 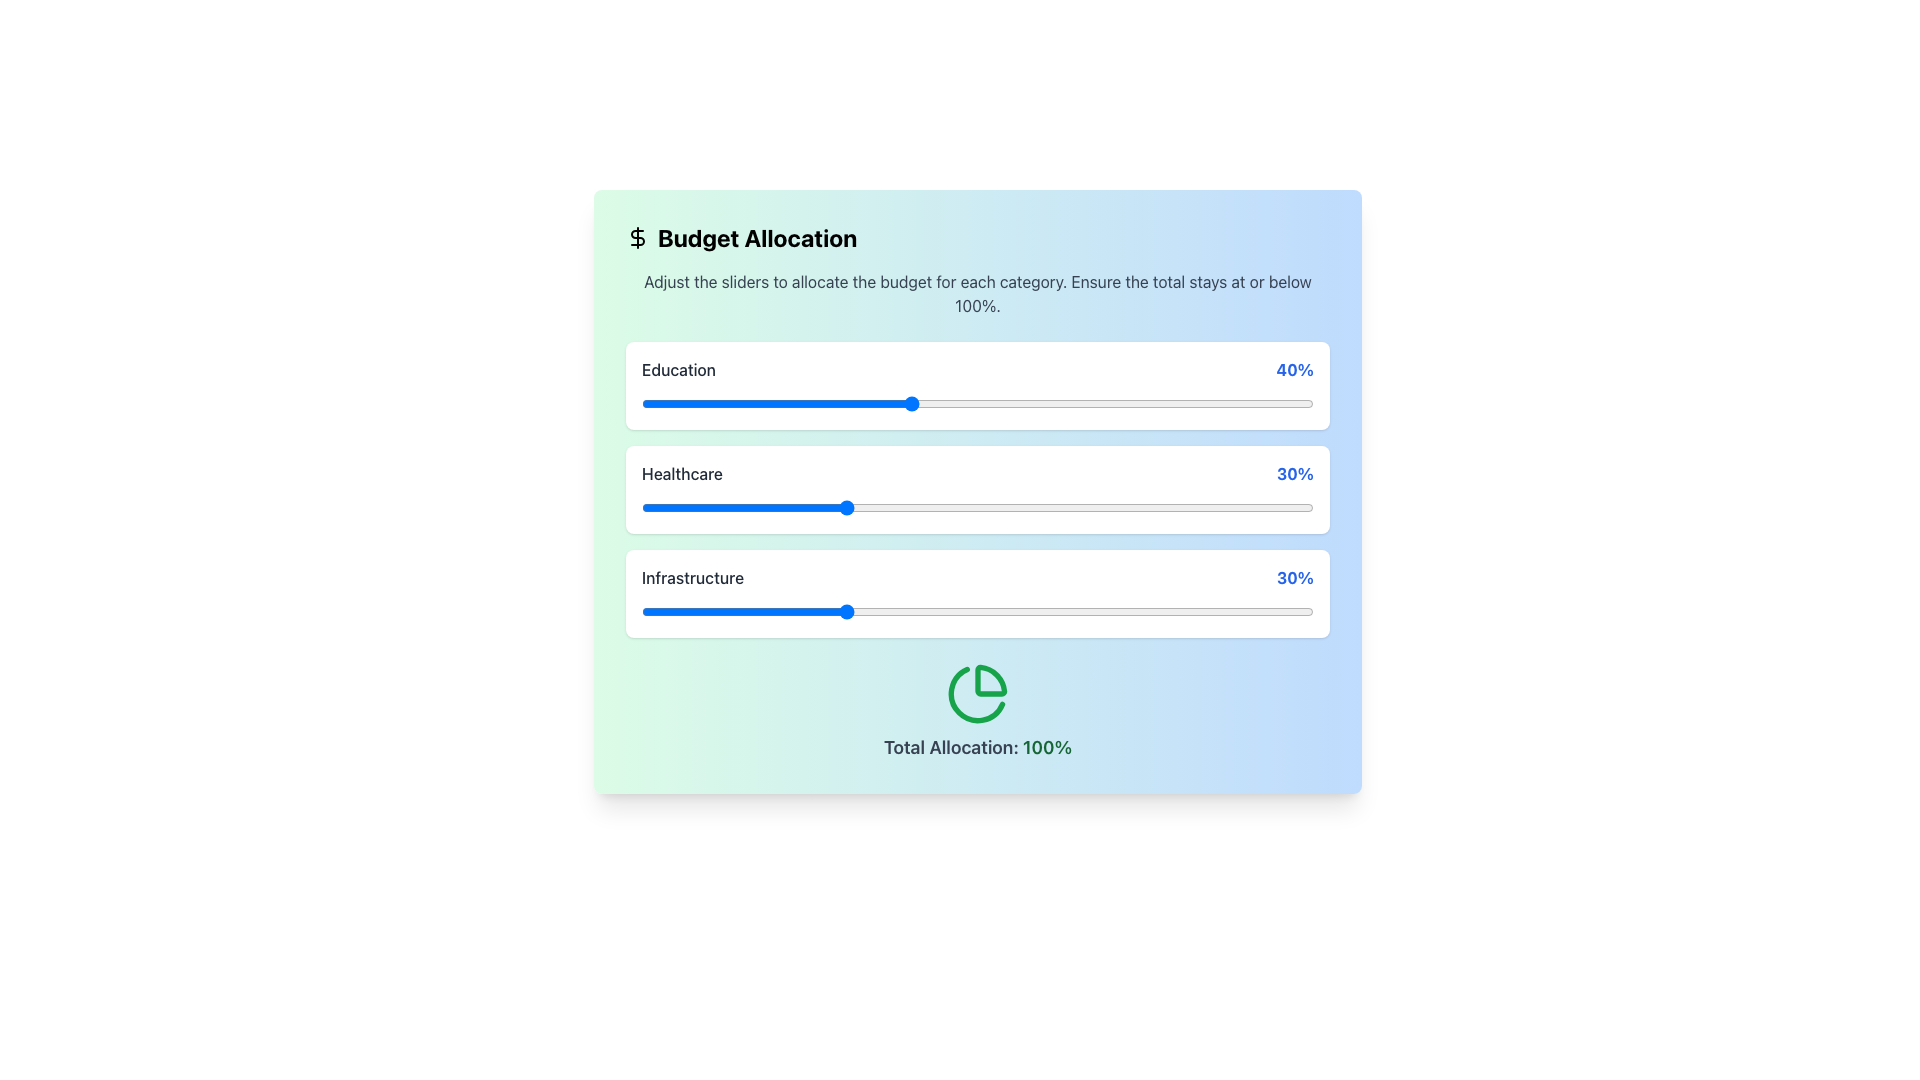 What do you see at coordinates (755, 404) in the screenshot?
I see `the Education allocation slider` at bounding box center [755, 404].